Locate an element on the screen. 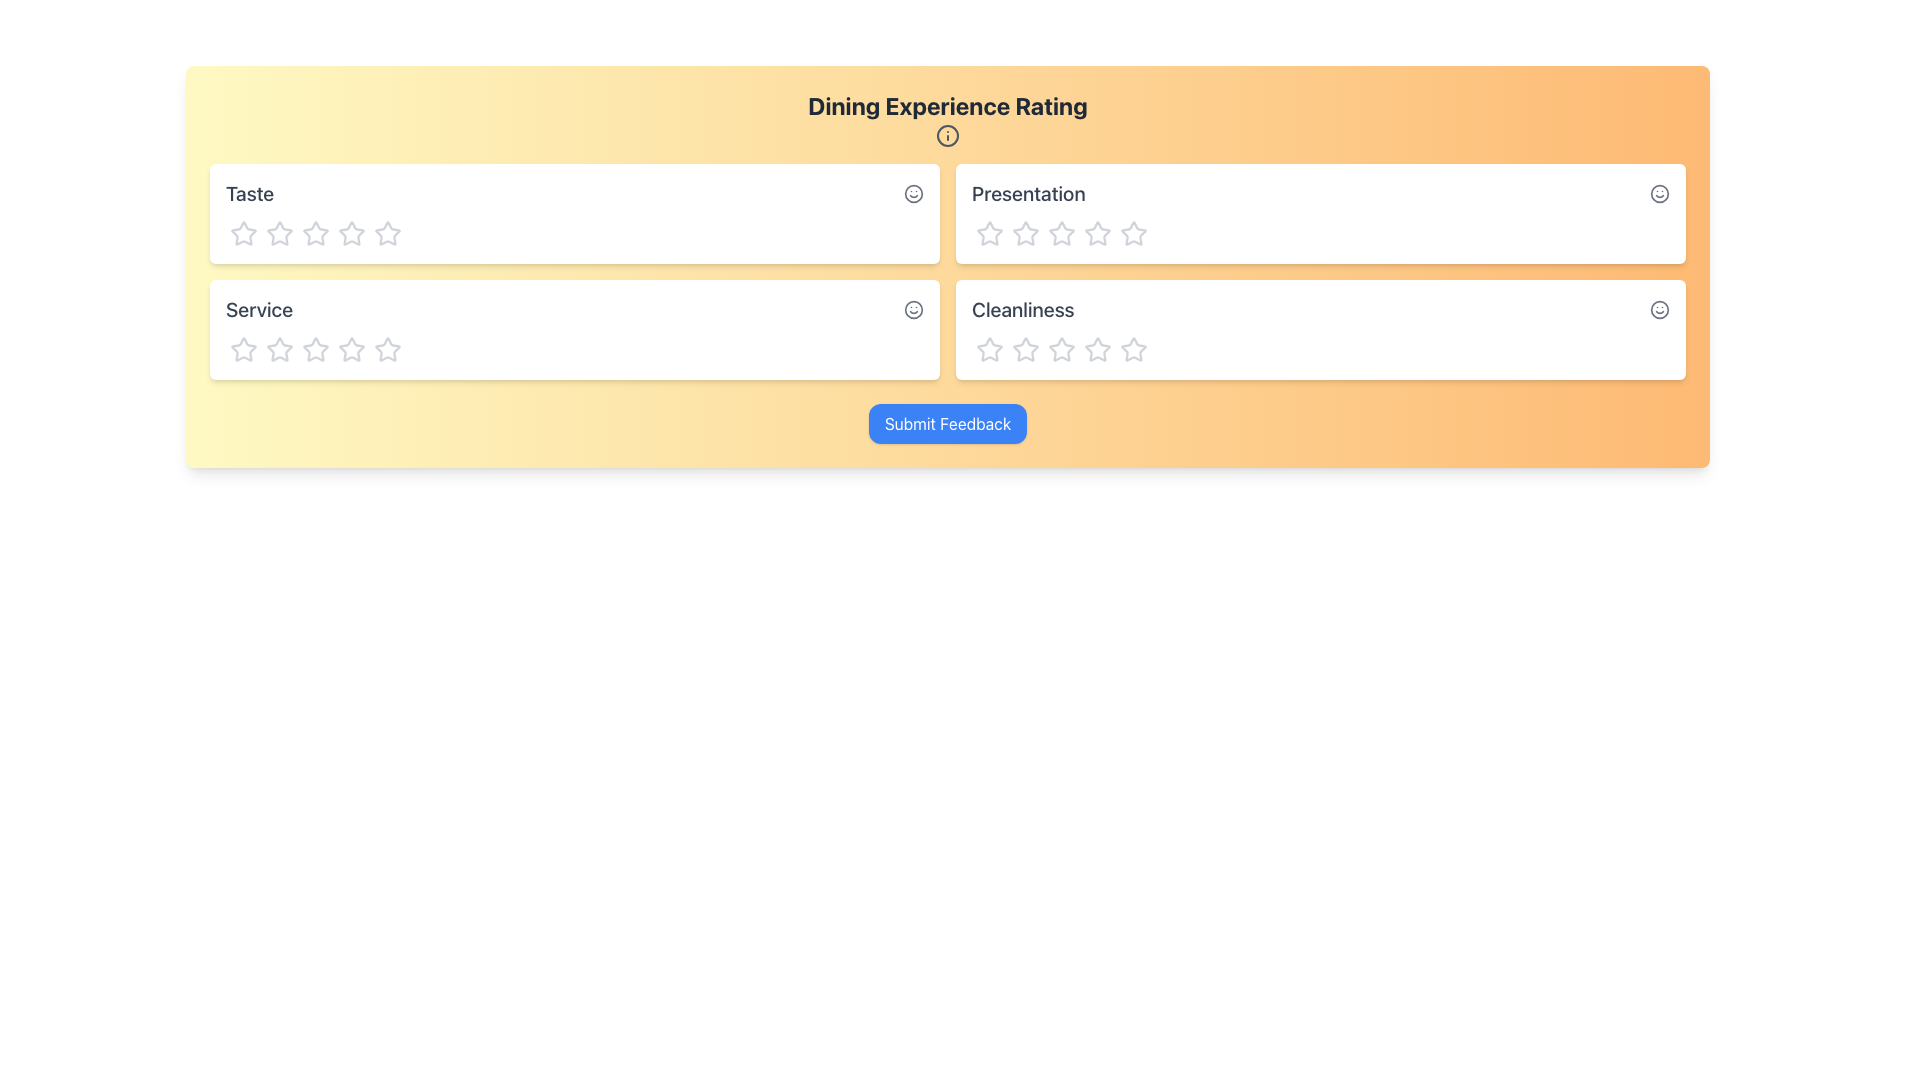 The image size is (1920, 1080). the second star icon in the horizontal rating row for the 'Service' section is located at coordinates (351, 348).